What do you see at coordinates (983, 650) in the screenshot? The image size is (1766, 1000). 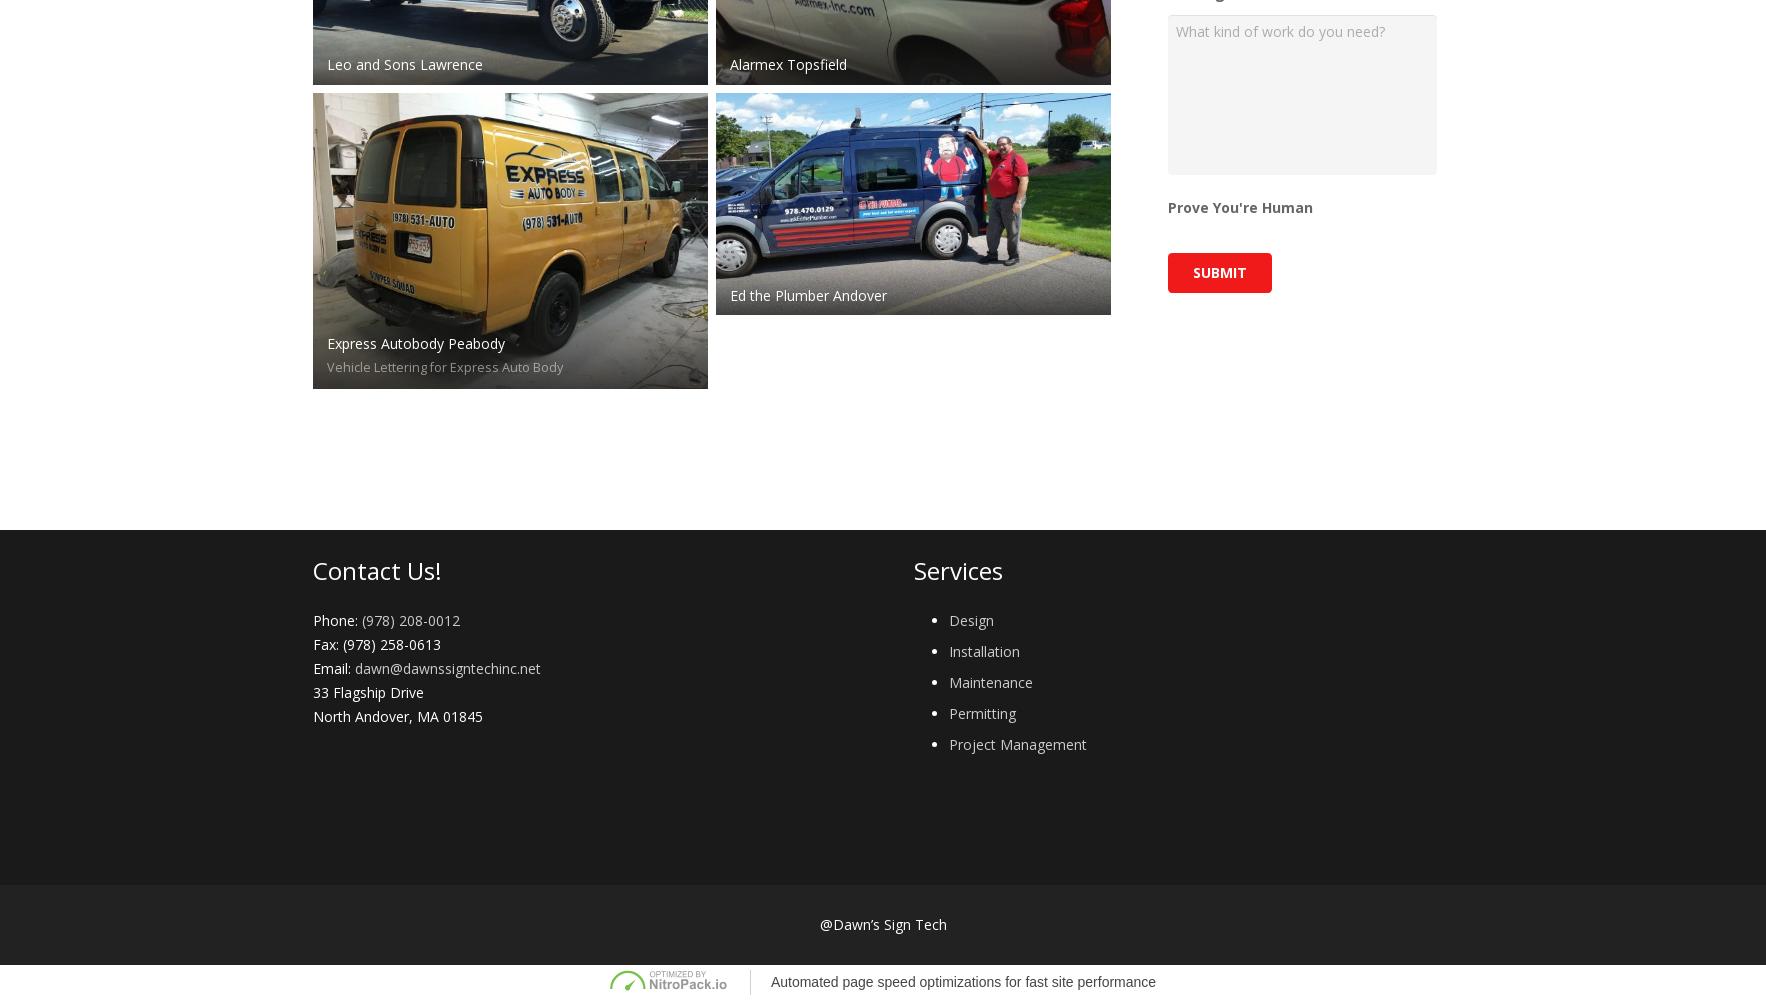 I see `'Installation'` at bounding box center [983, 650].